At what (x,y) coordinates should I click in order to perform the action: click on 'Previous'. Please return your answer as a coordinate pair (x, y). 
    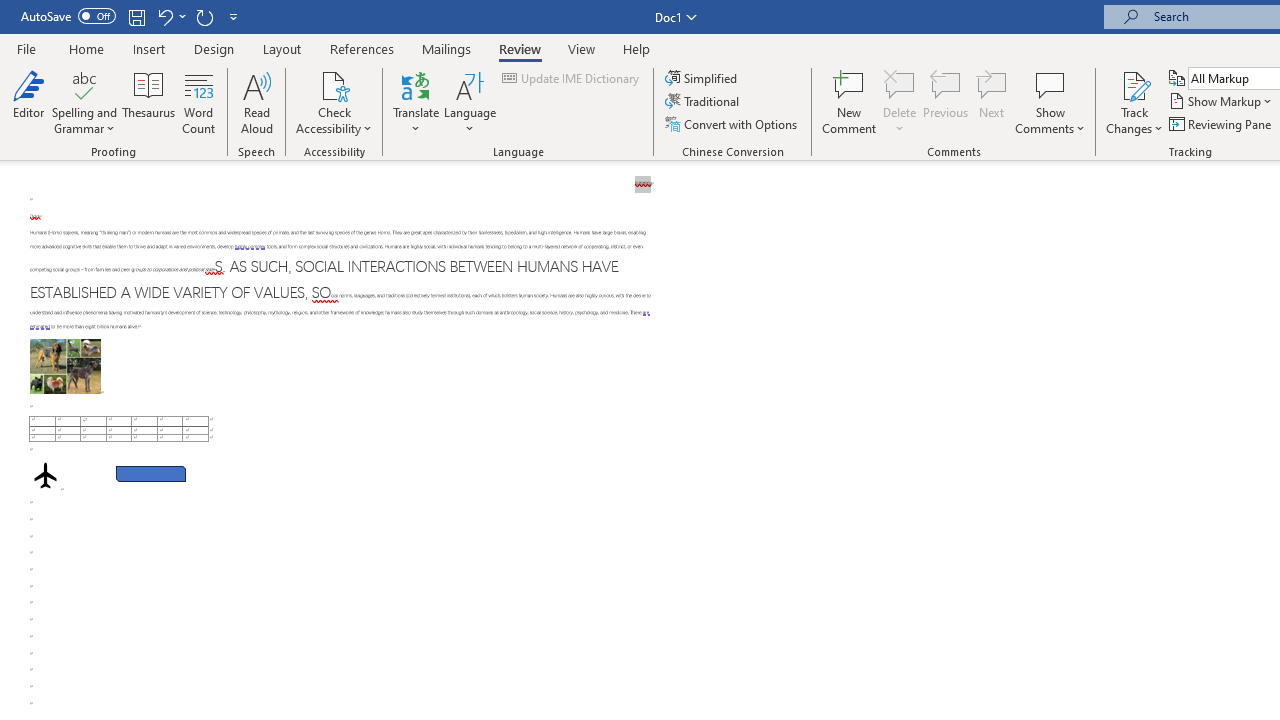
    Looking at the image, I should click on (945, 103).